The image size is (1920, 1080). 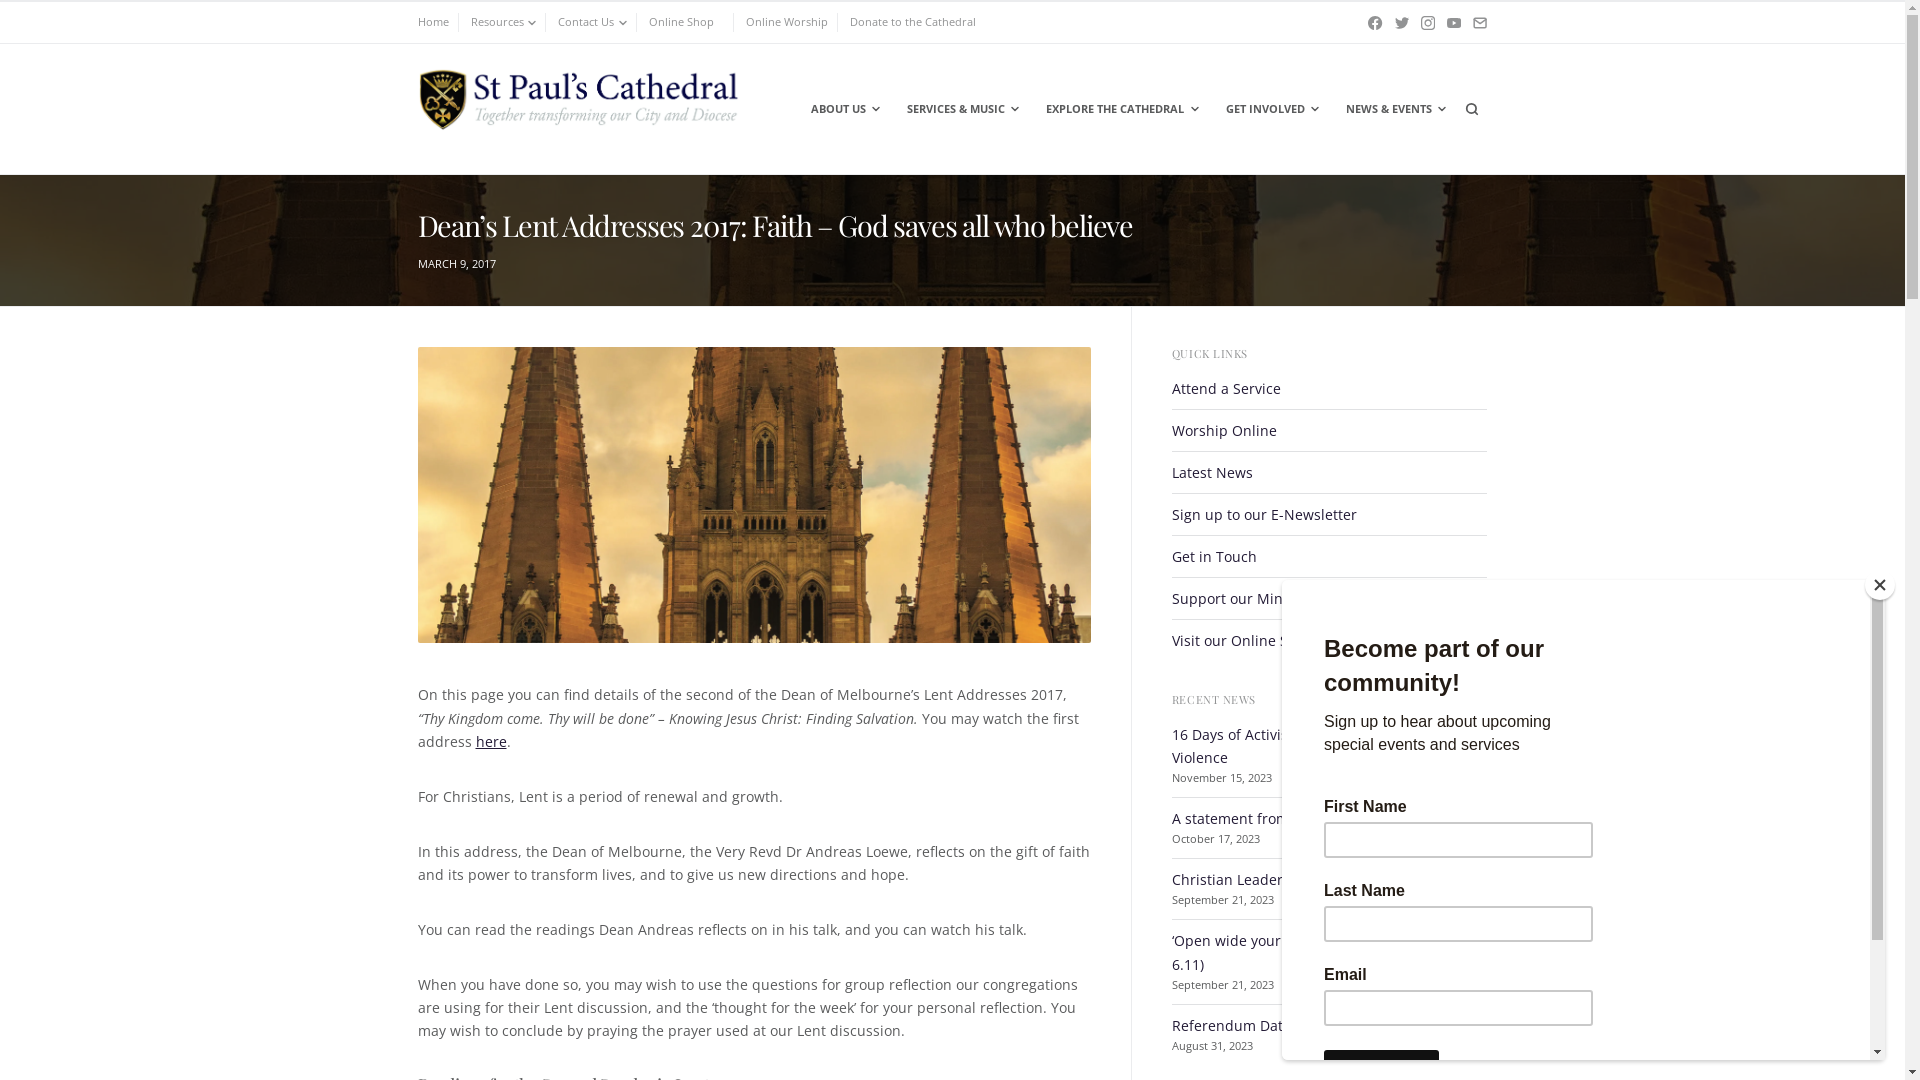 I want to click on 'SERVICES & MUSIC', so click(x=961, y=108).